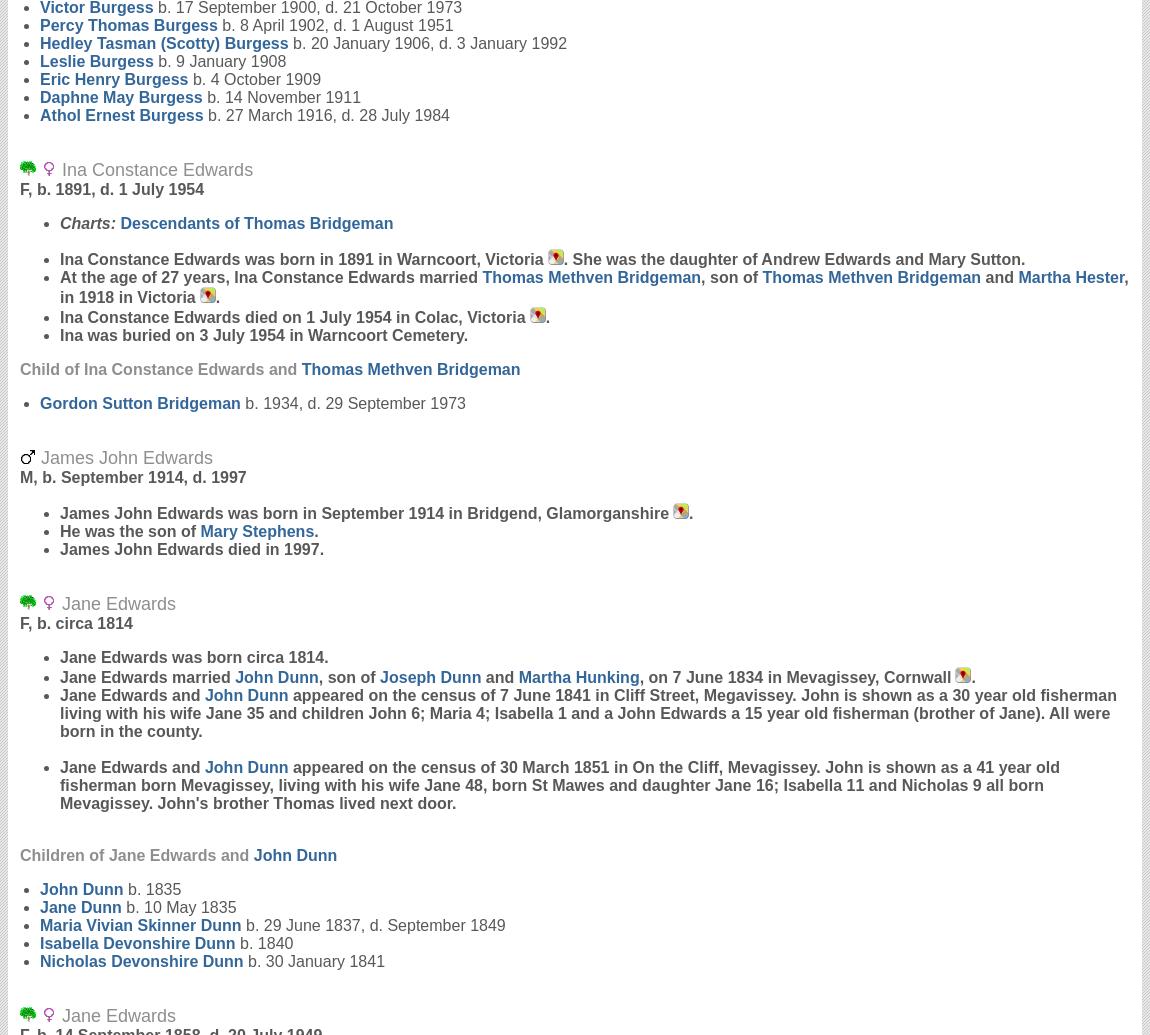  What do you see at coordinates (59, 548) in the screenshot?
I see `'James John Edwards died in 1997.'` at bounding box center [59, 548].